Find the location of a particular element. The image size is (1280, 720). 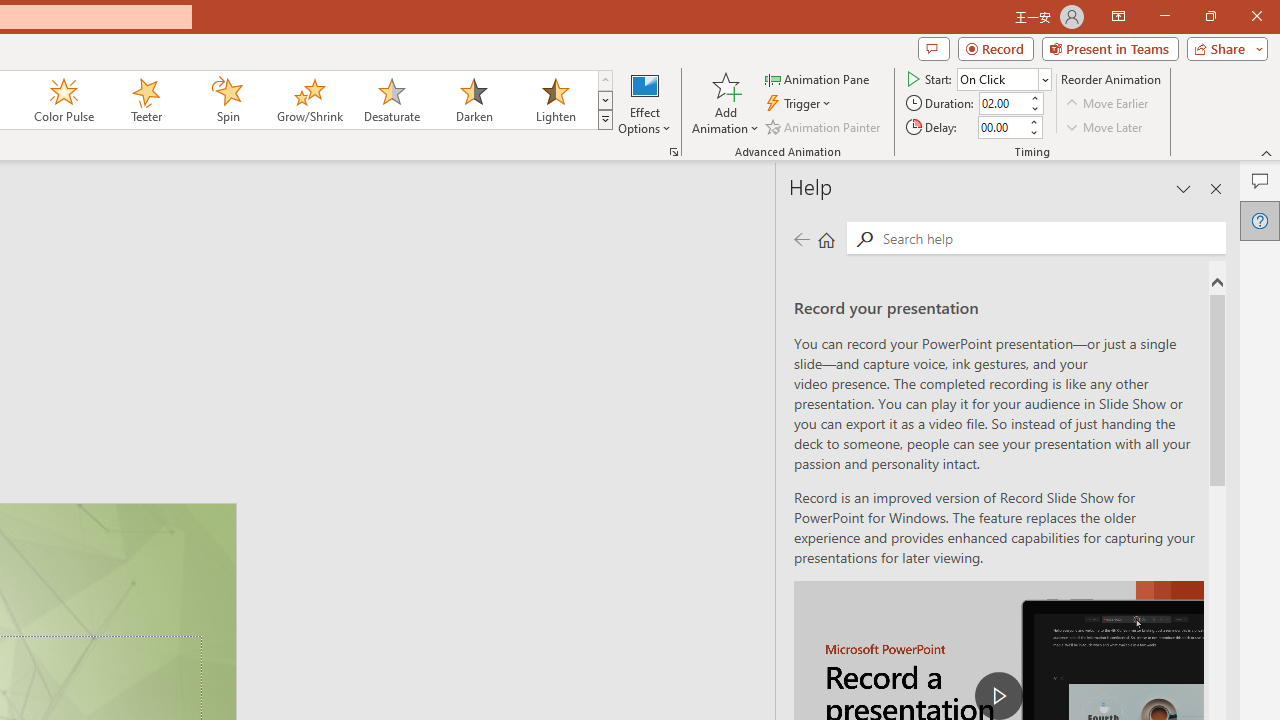

'Animation Duration' is located at coordinates (1003, 103).